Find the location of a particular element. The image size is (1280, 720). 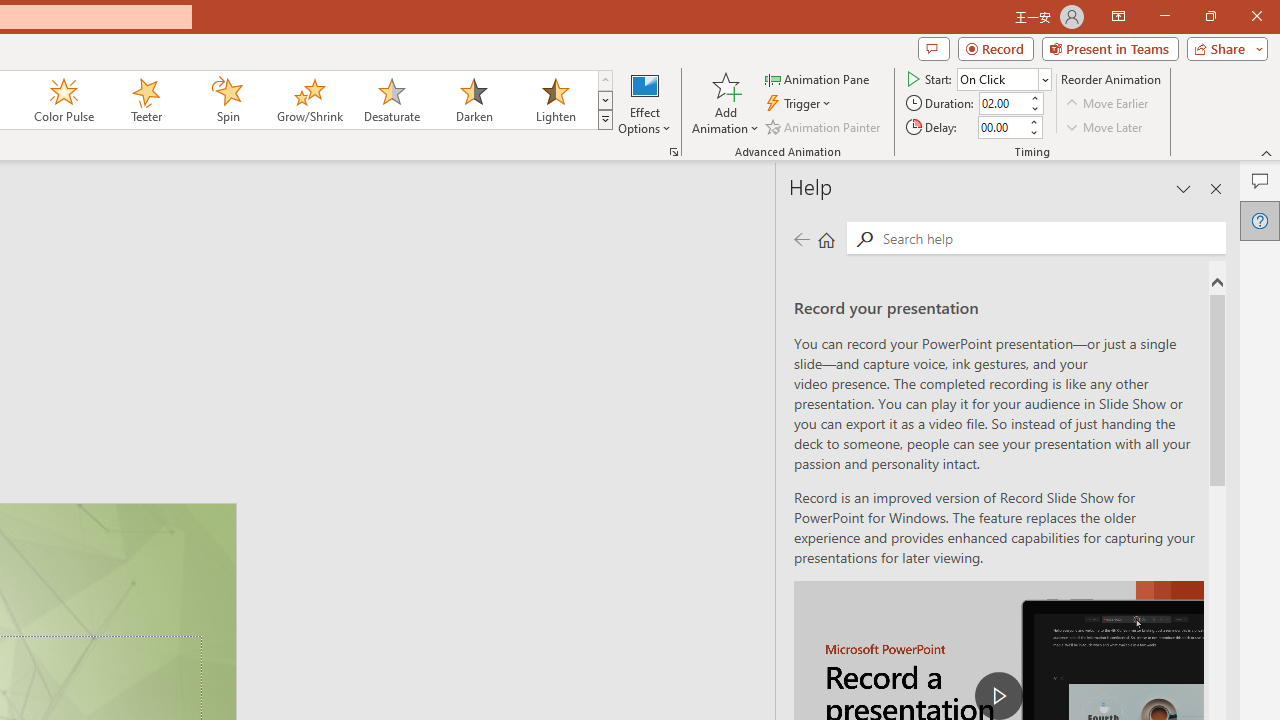

'Animation Duration' is located at coordinates (1003, 103).